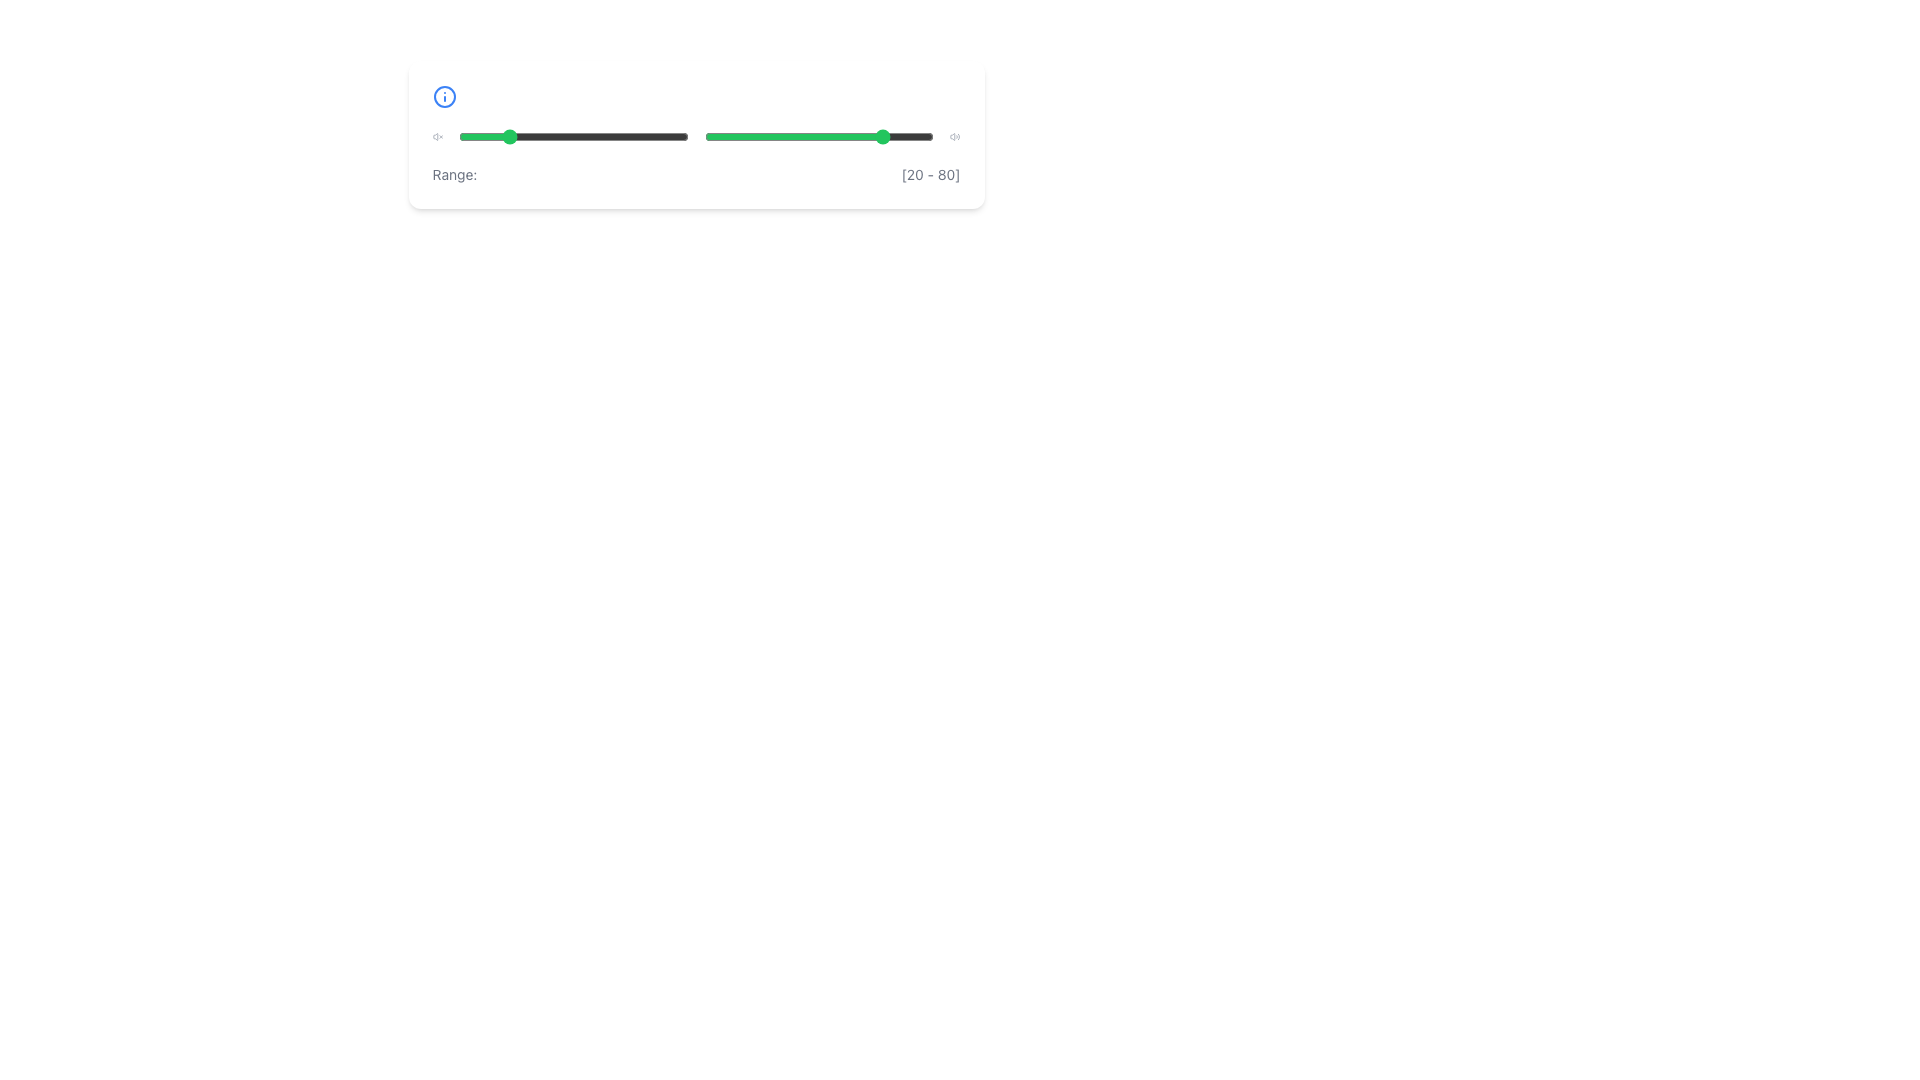 The image size is (1920, 1080). Describe the element at coordinates (481, 136) in the screenshot. I see `the slider` at that location.